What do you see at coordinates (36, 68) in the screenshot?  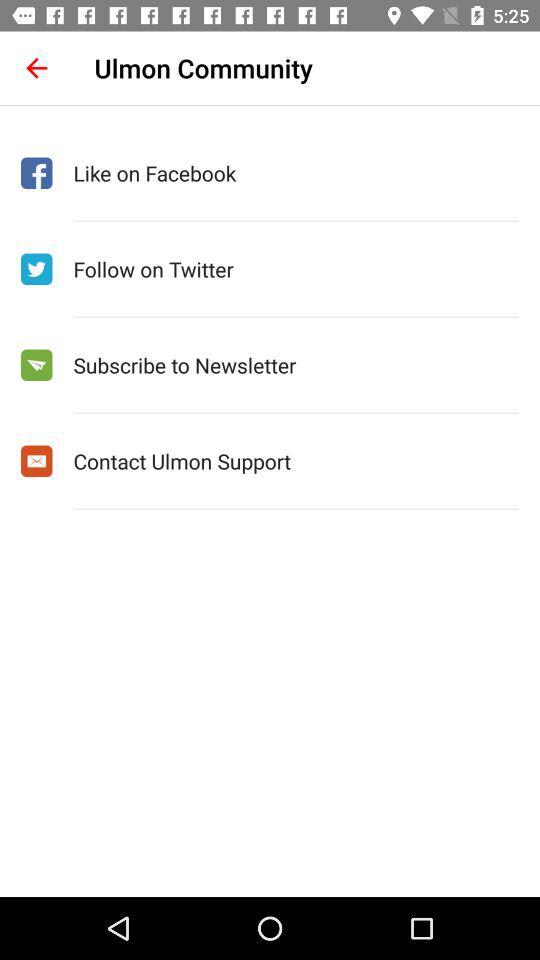 I see `item to the left of the ulmon community item` at bounding box center [36, 68].